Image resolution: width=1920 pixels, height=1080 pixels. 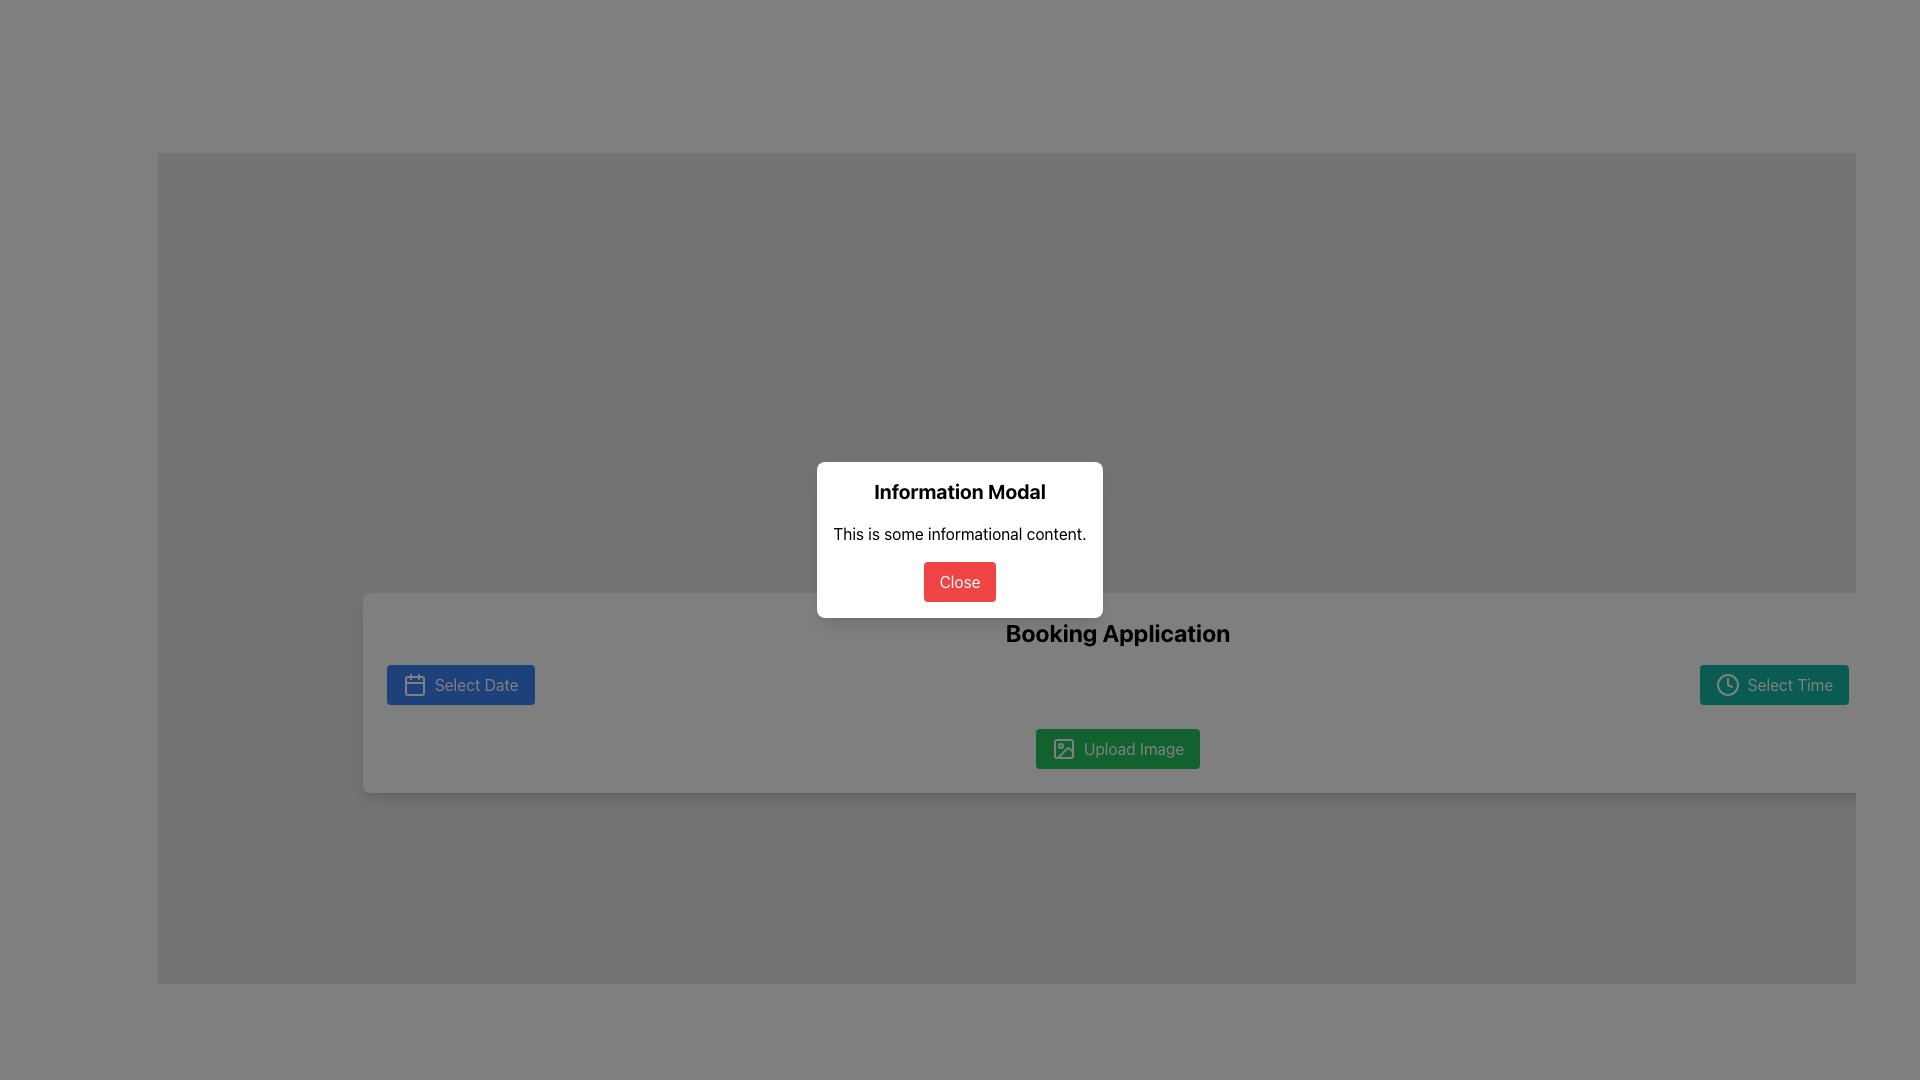 I want to click on the 'Select Time' button, so click(x=1774, y=684).